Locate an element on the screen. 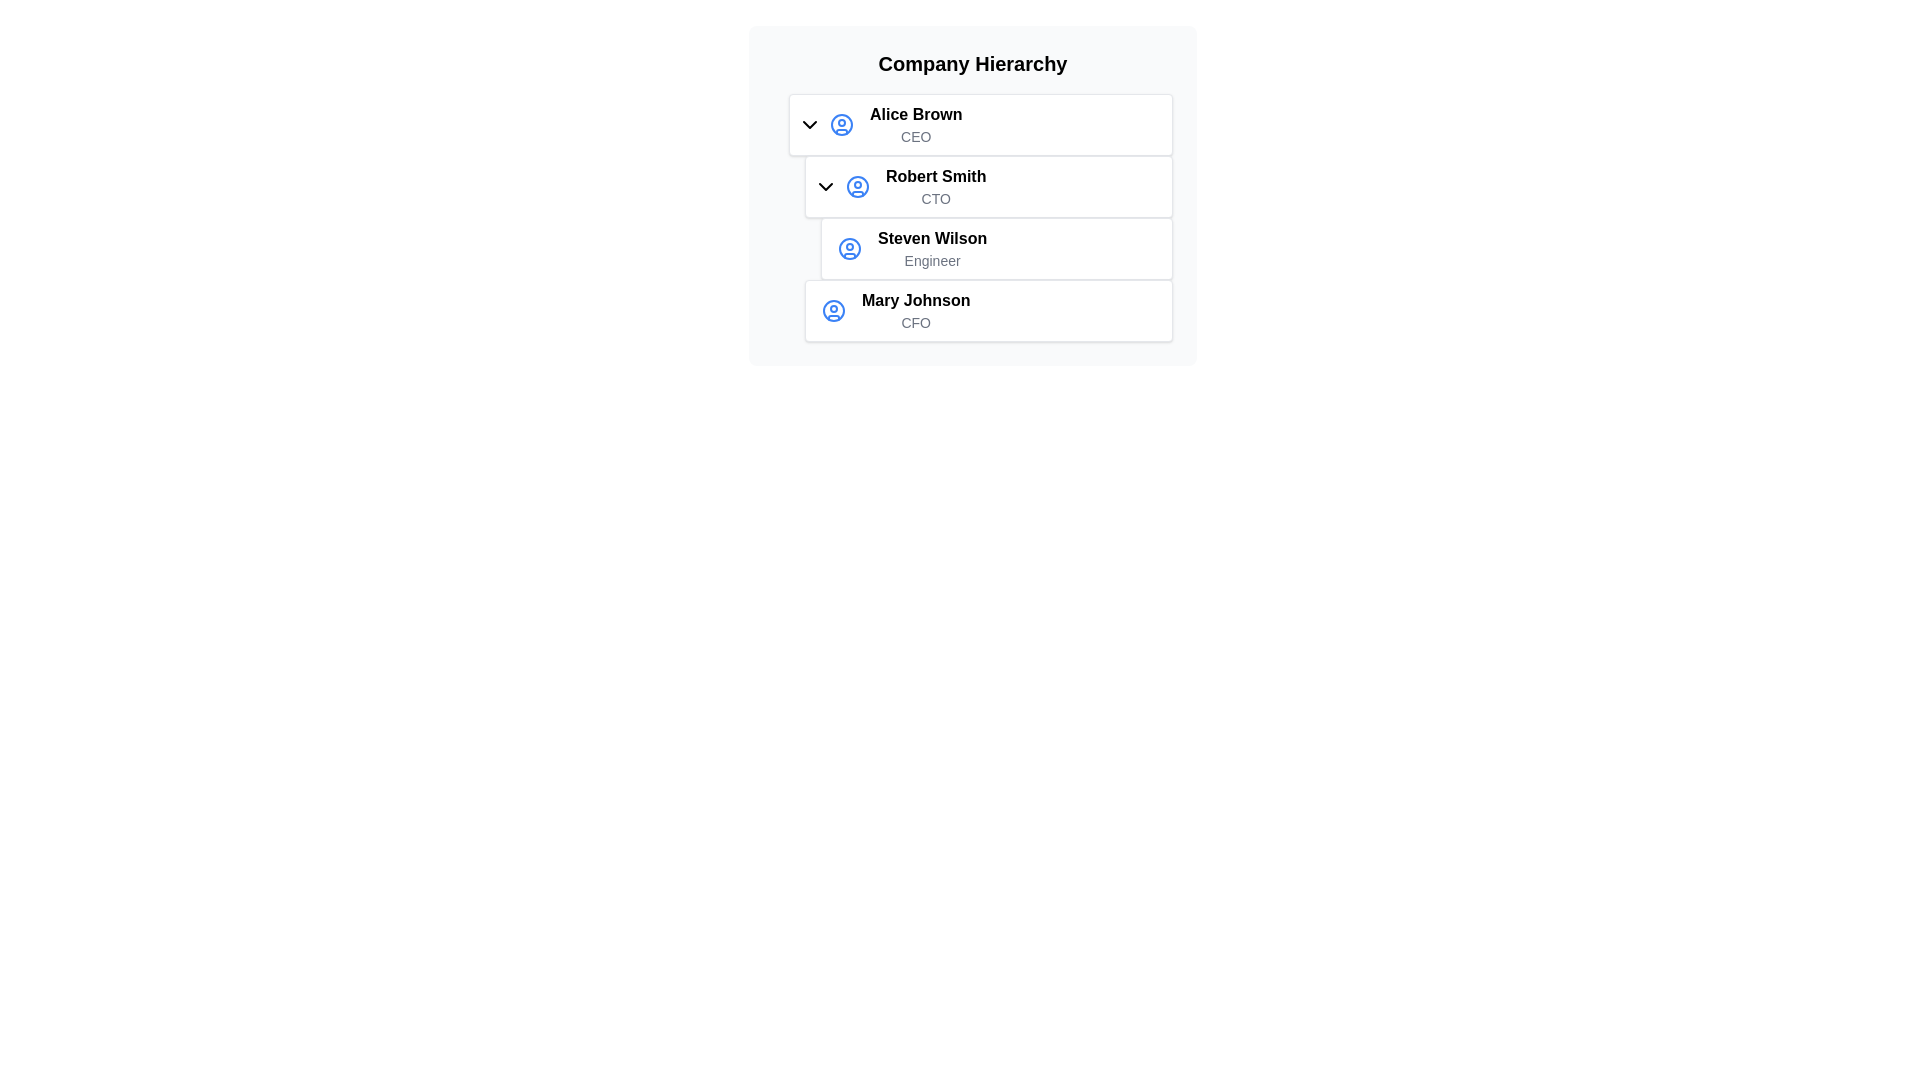  the chevron icon is located at coordinates (810, 124).